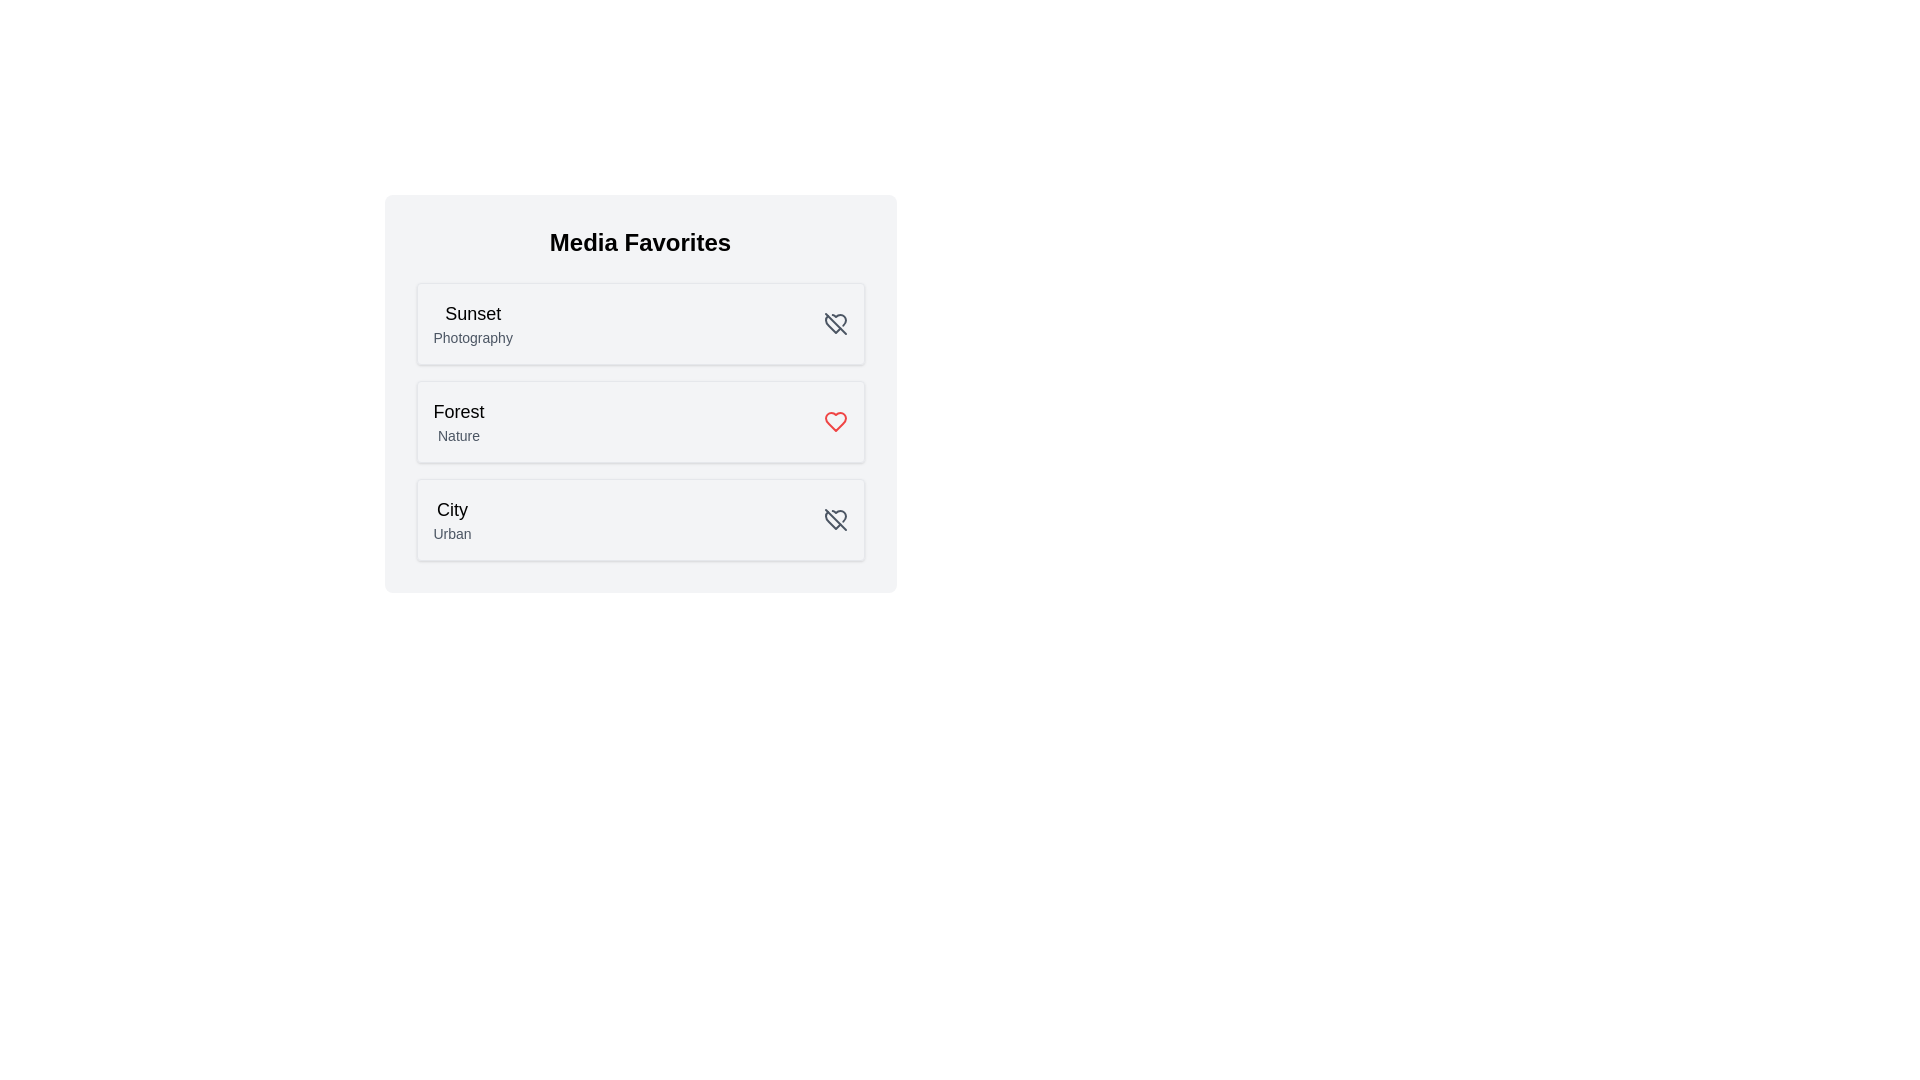 The image size is (1920, 1080). I want to click on the media item with name City to read its name and category, so click(450, 508).